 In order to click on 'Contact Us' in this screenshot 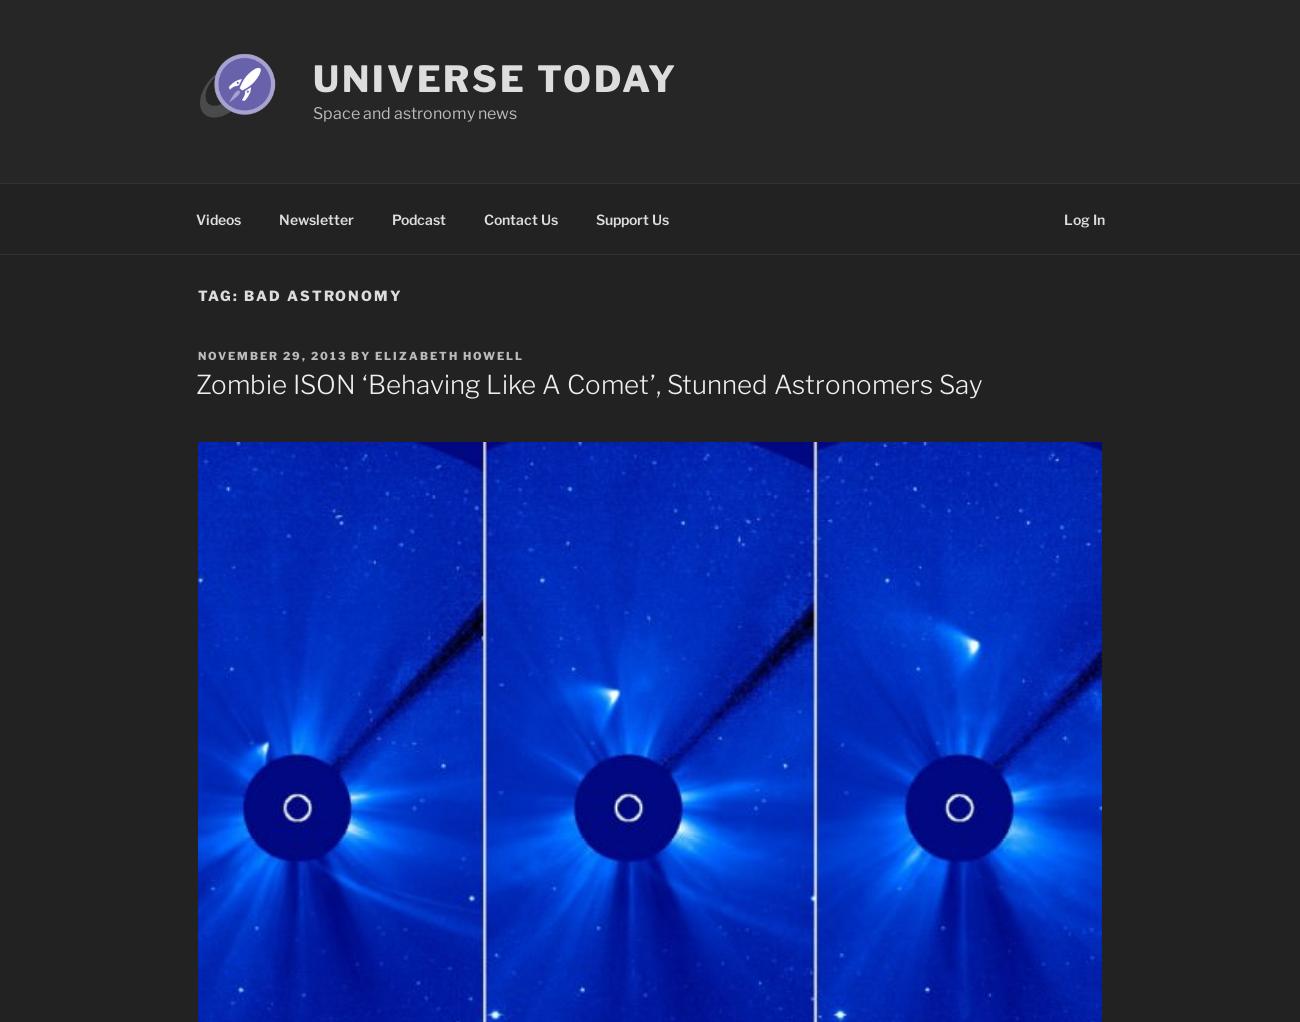, I will do `click(481, 218)`.